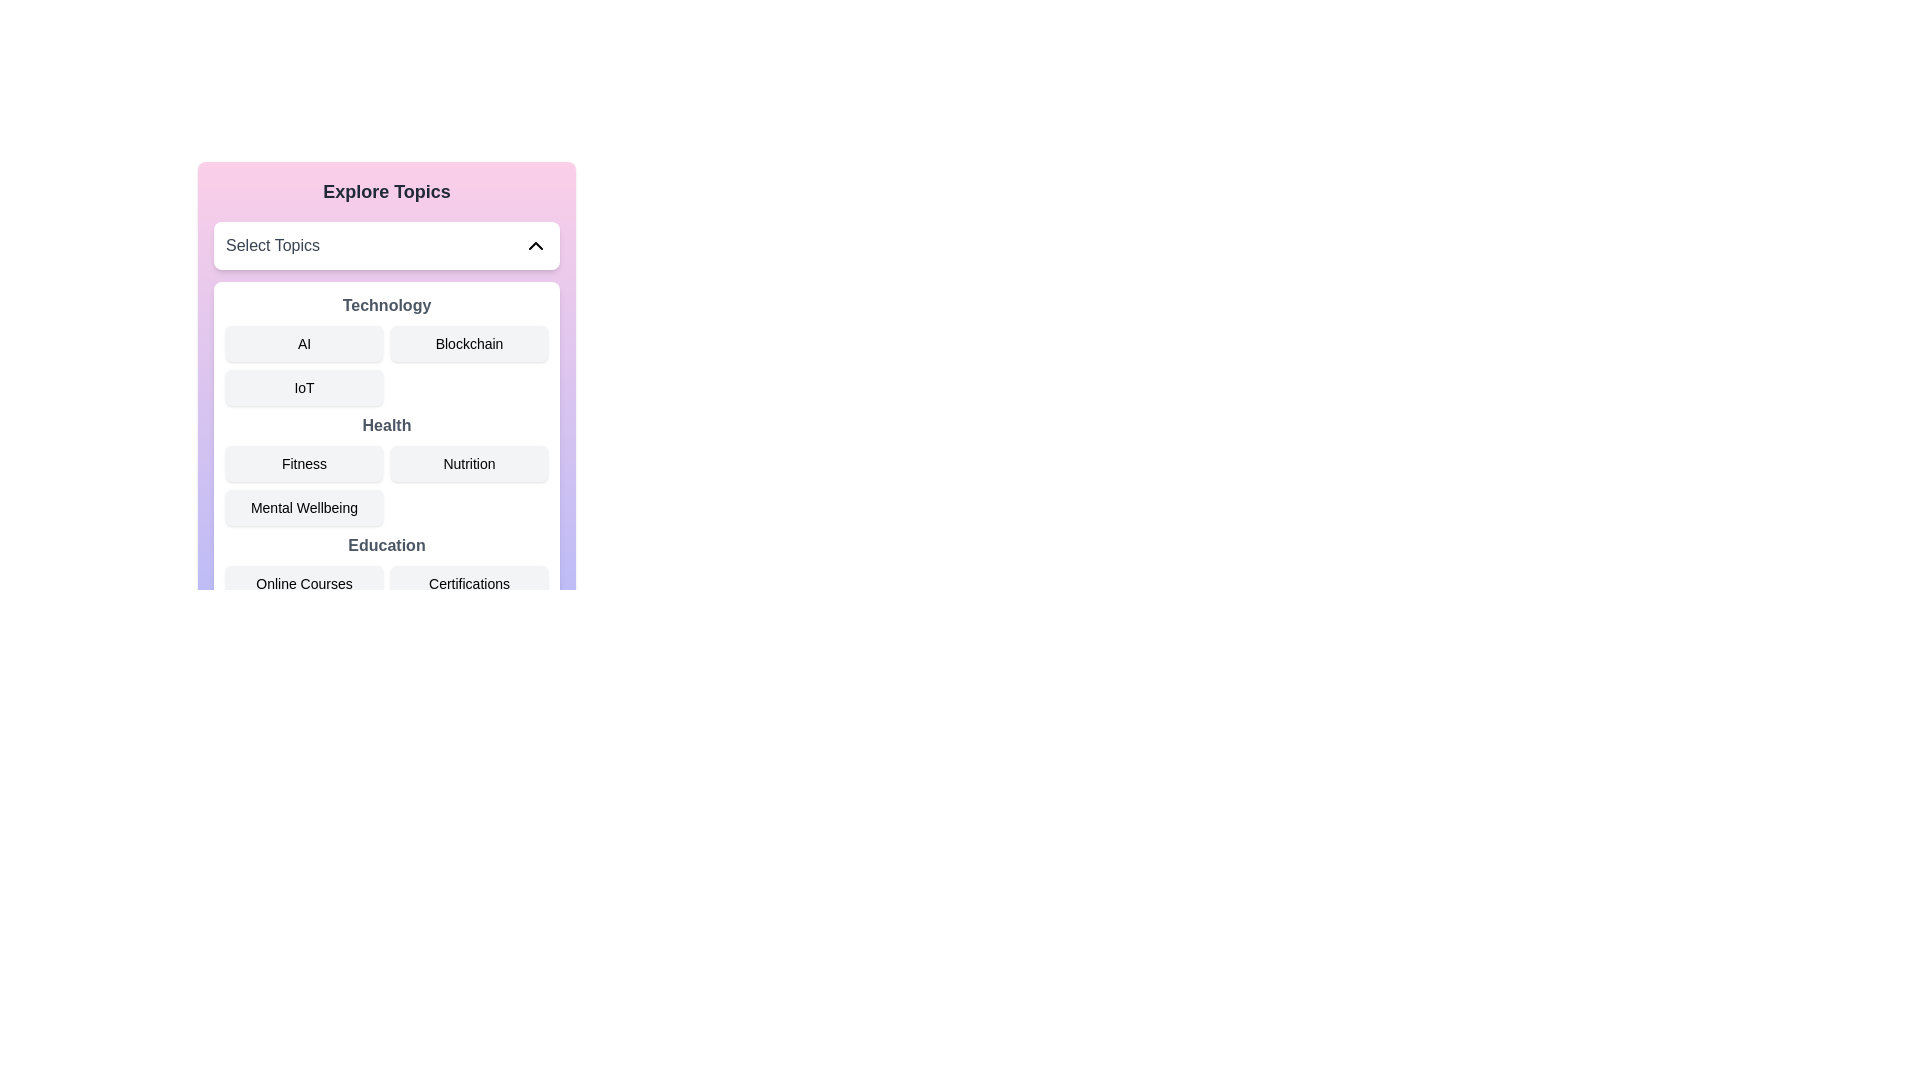 This screenshot has height=1080, width=1920. What do you see at coordinates (303, 507) in the screenshot?
I see `the mental wellbeing button located in the second row of the 'Health' category` at bounding box center [303, 507].